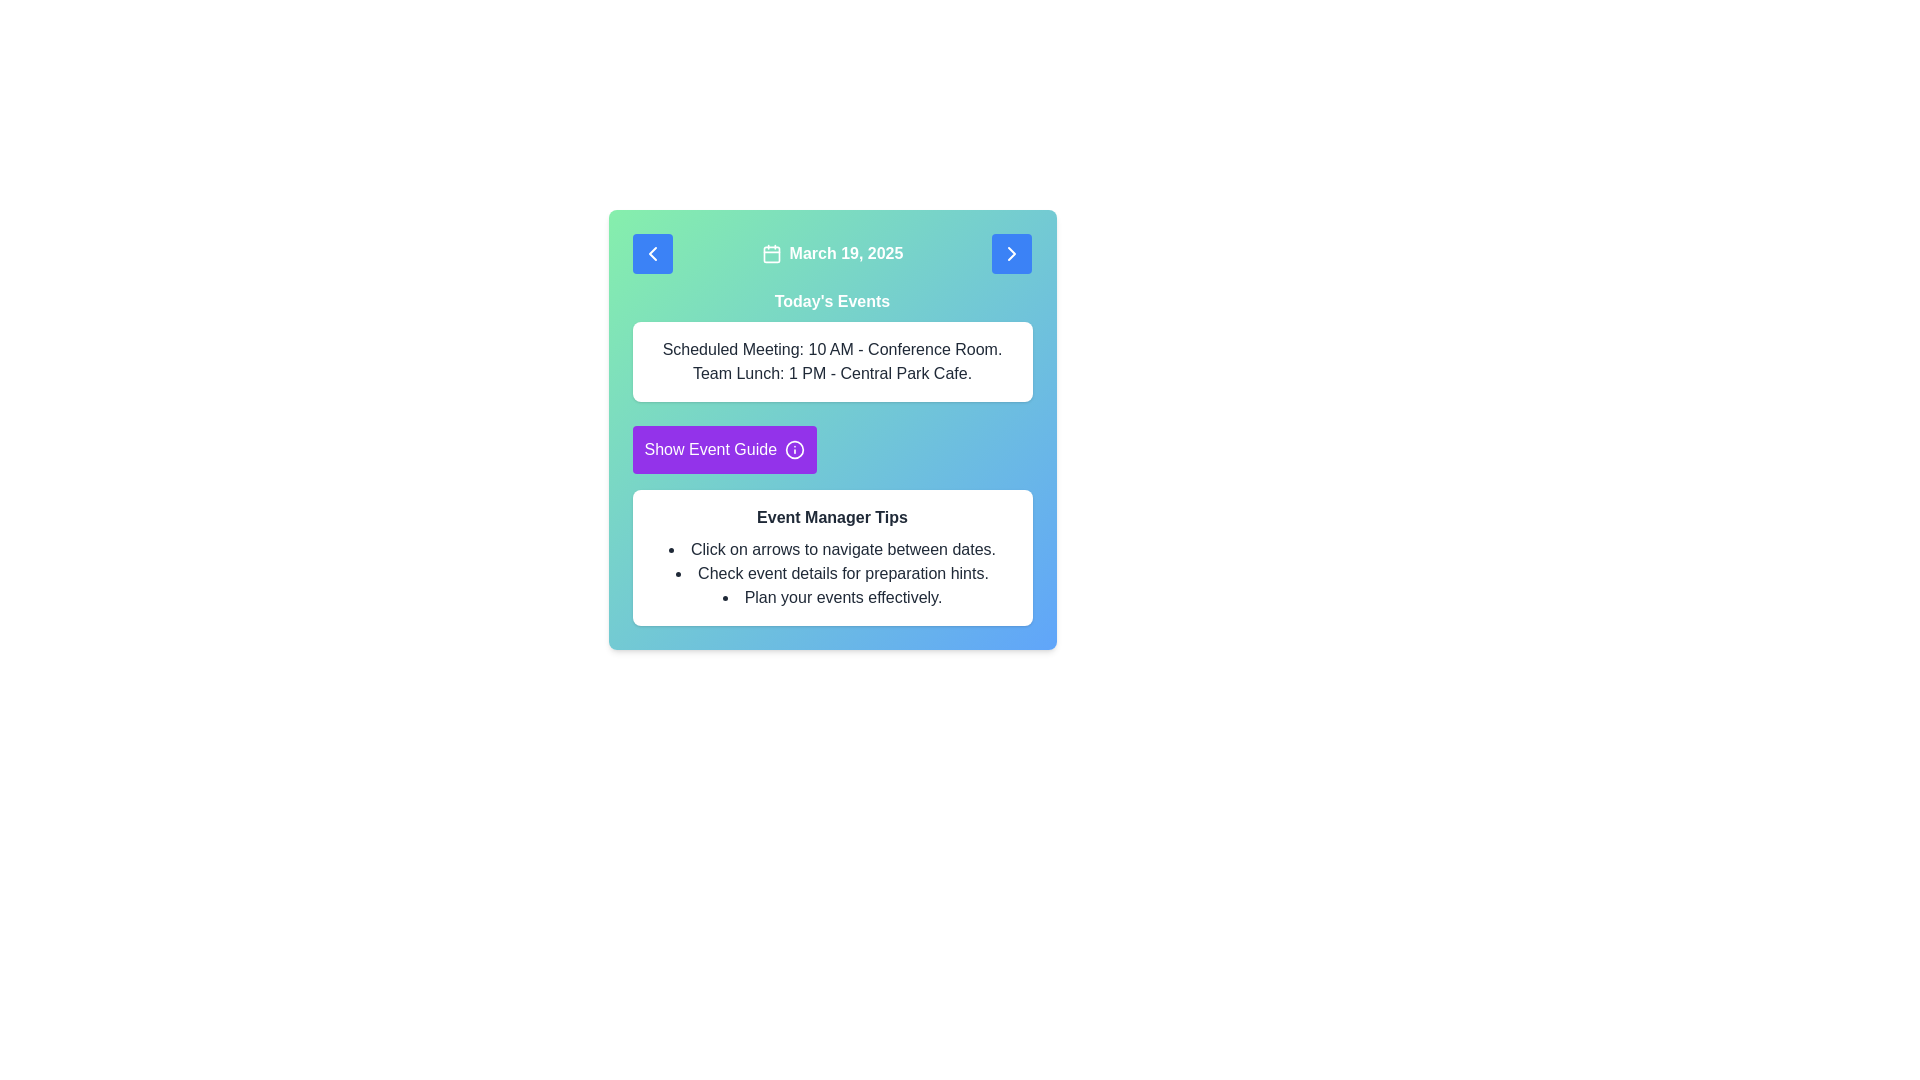 Image resolution: width=1920 pixels, height=1080 pixels. I want to click on the first bullet point in the 'Event Manager Tips' section of the card-style panel that provides guidance on using navigational arrows for changing dates, so click(832, 550).